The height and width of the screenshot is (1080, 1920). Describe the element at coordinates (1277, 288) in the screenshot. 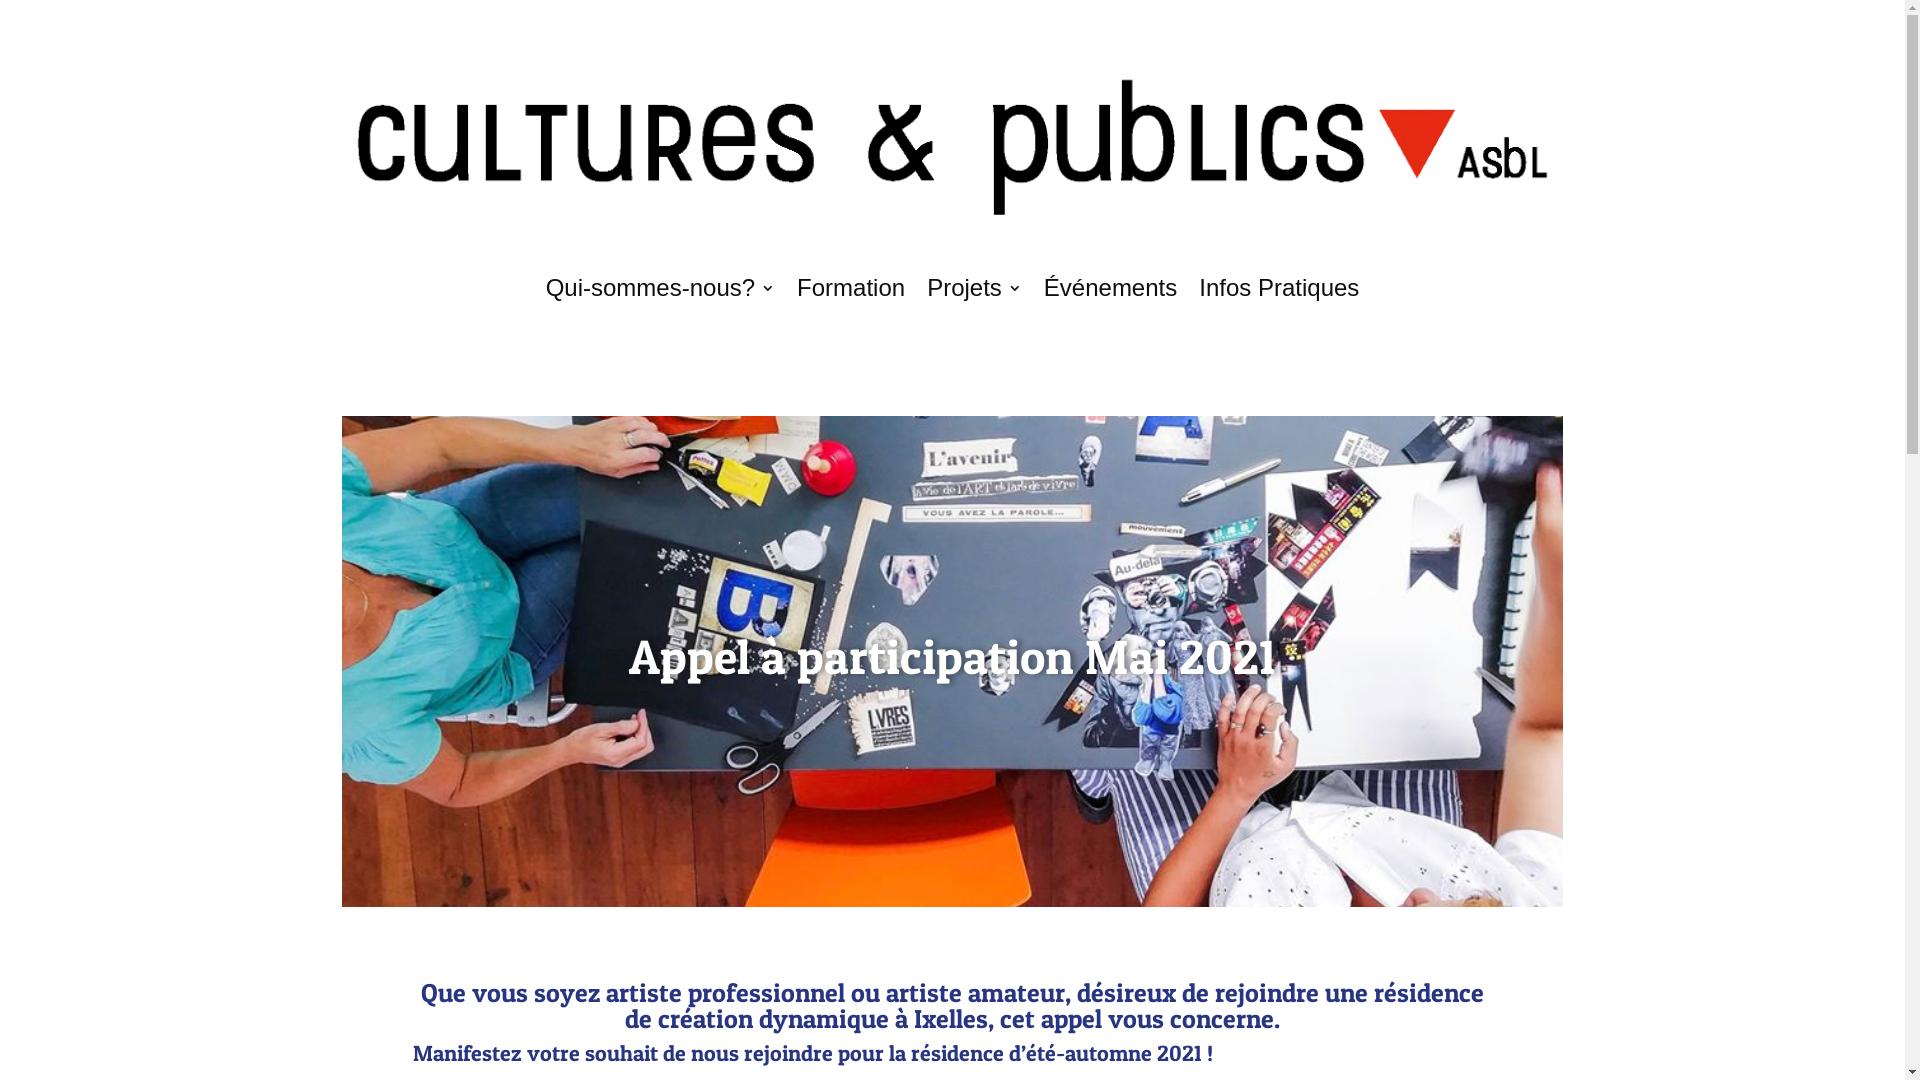

I see `'Infos Pratiques'` at that location.